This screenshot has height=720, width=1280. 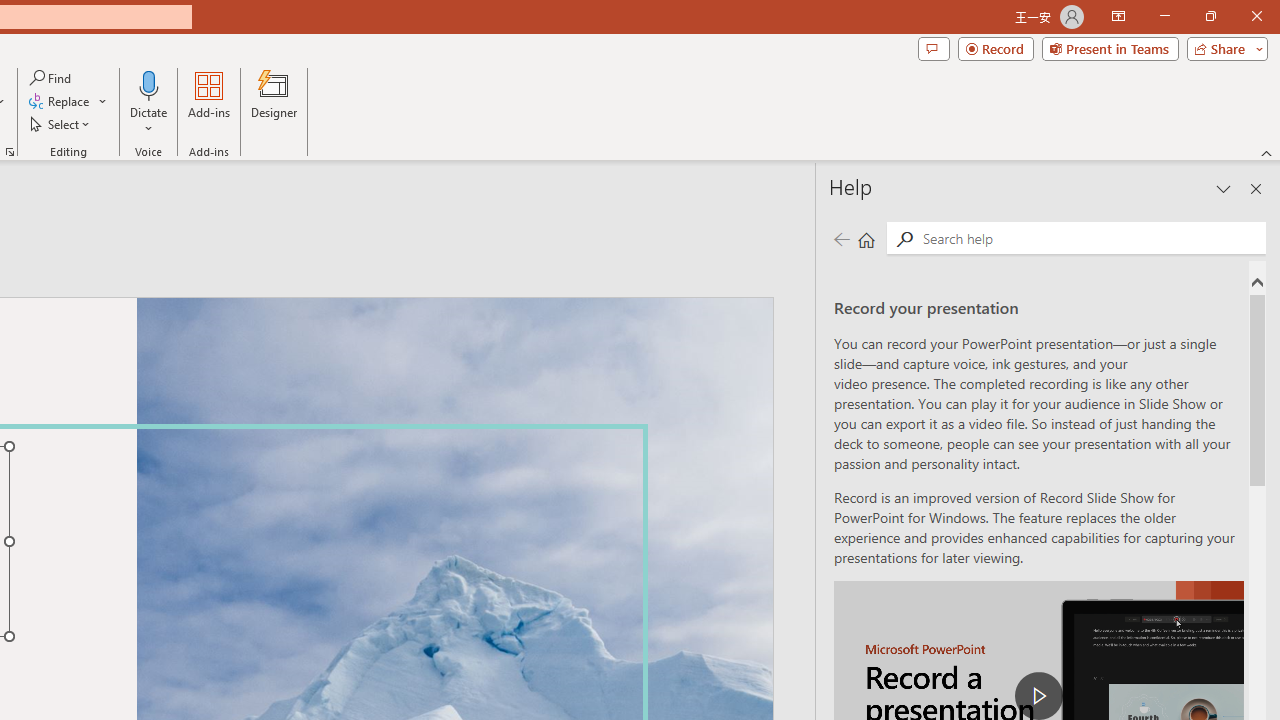 I want to click on 'Collapse the Ribbon', so click(x=1266, y=152).